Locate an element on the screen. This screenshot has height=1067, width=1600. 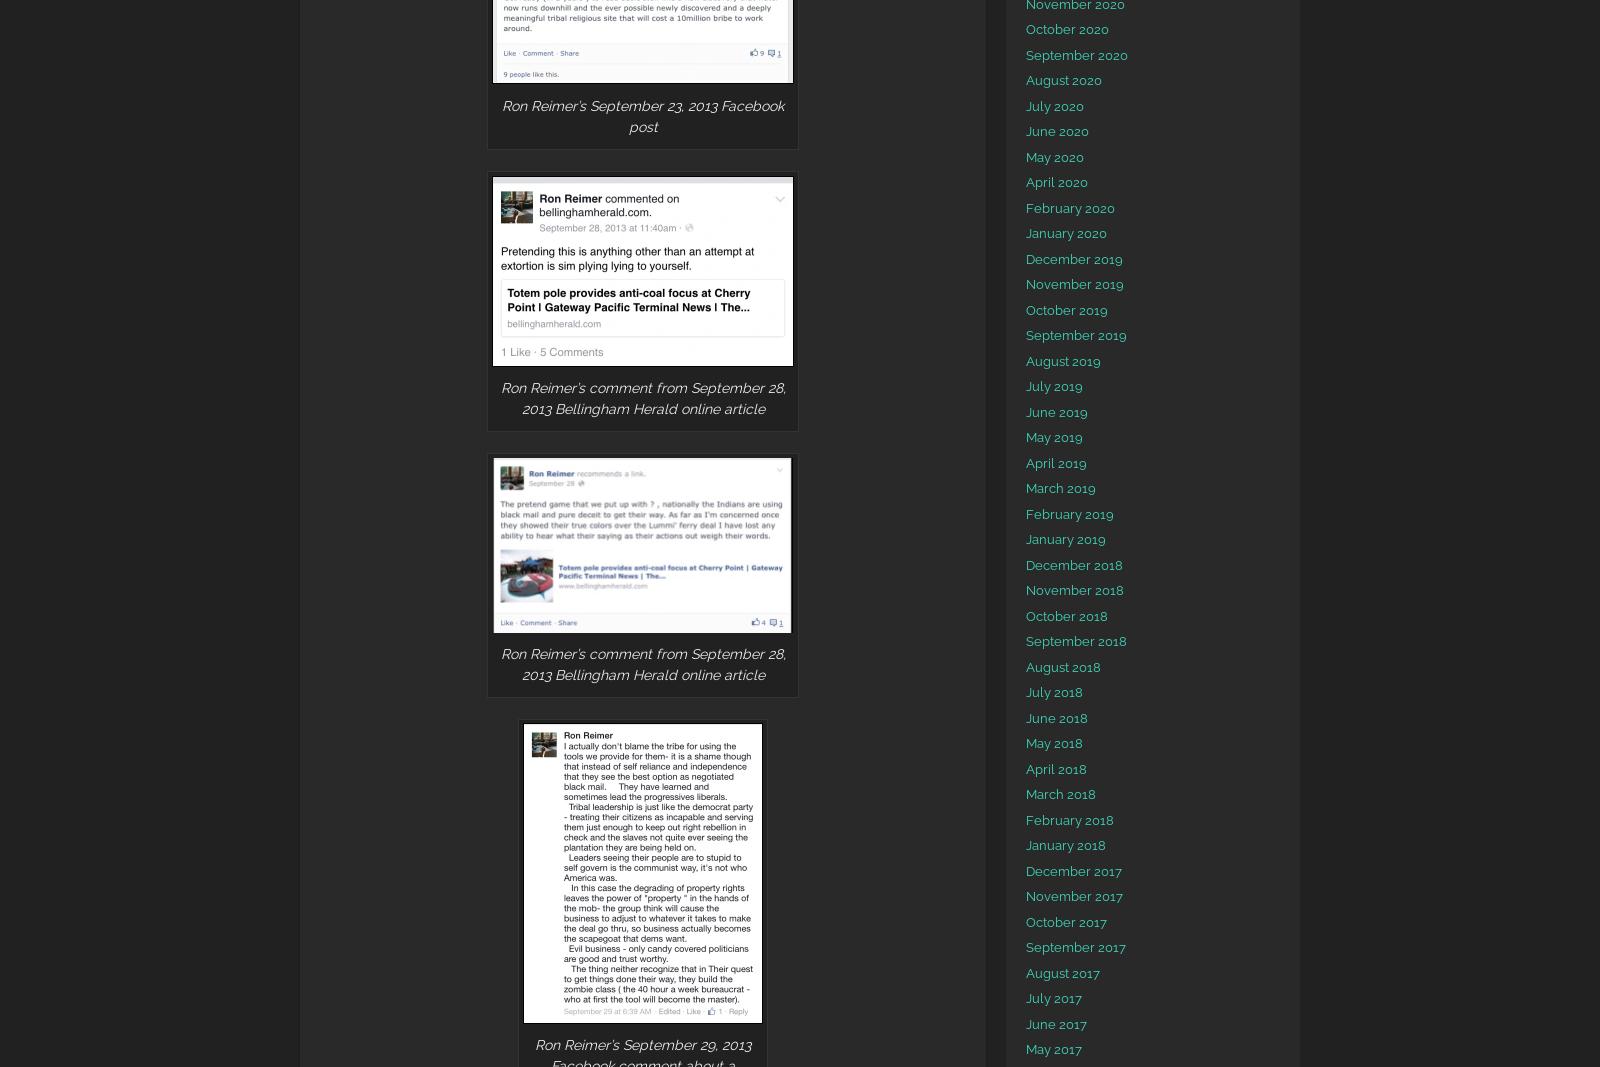
'February 2020' is located at coordinates (1070, 207).